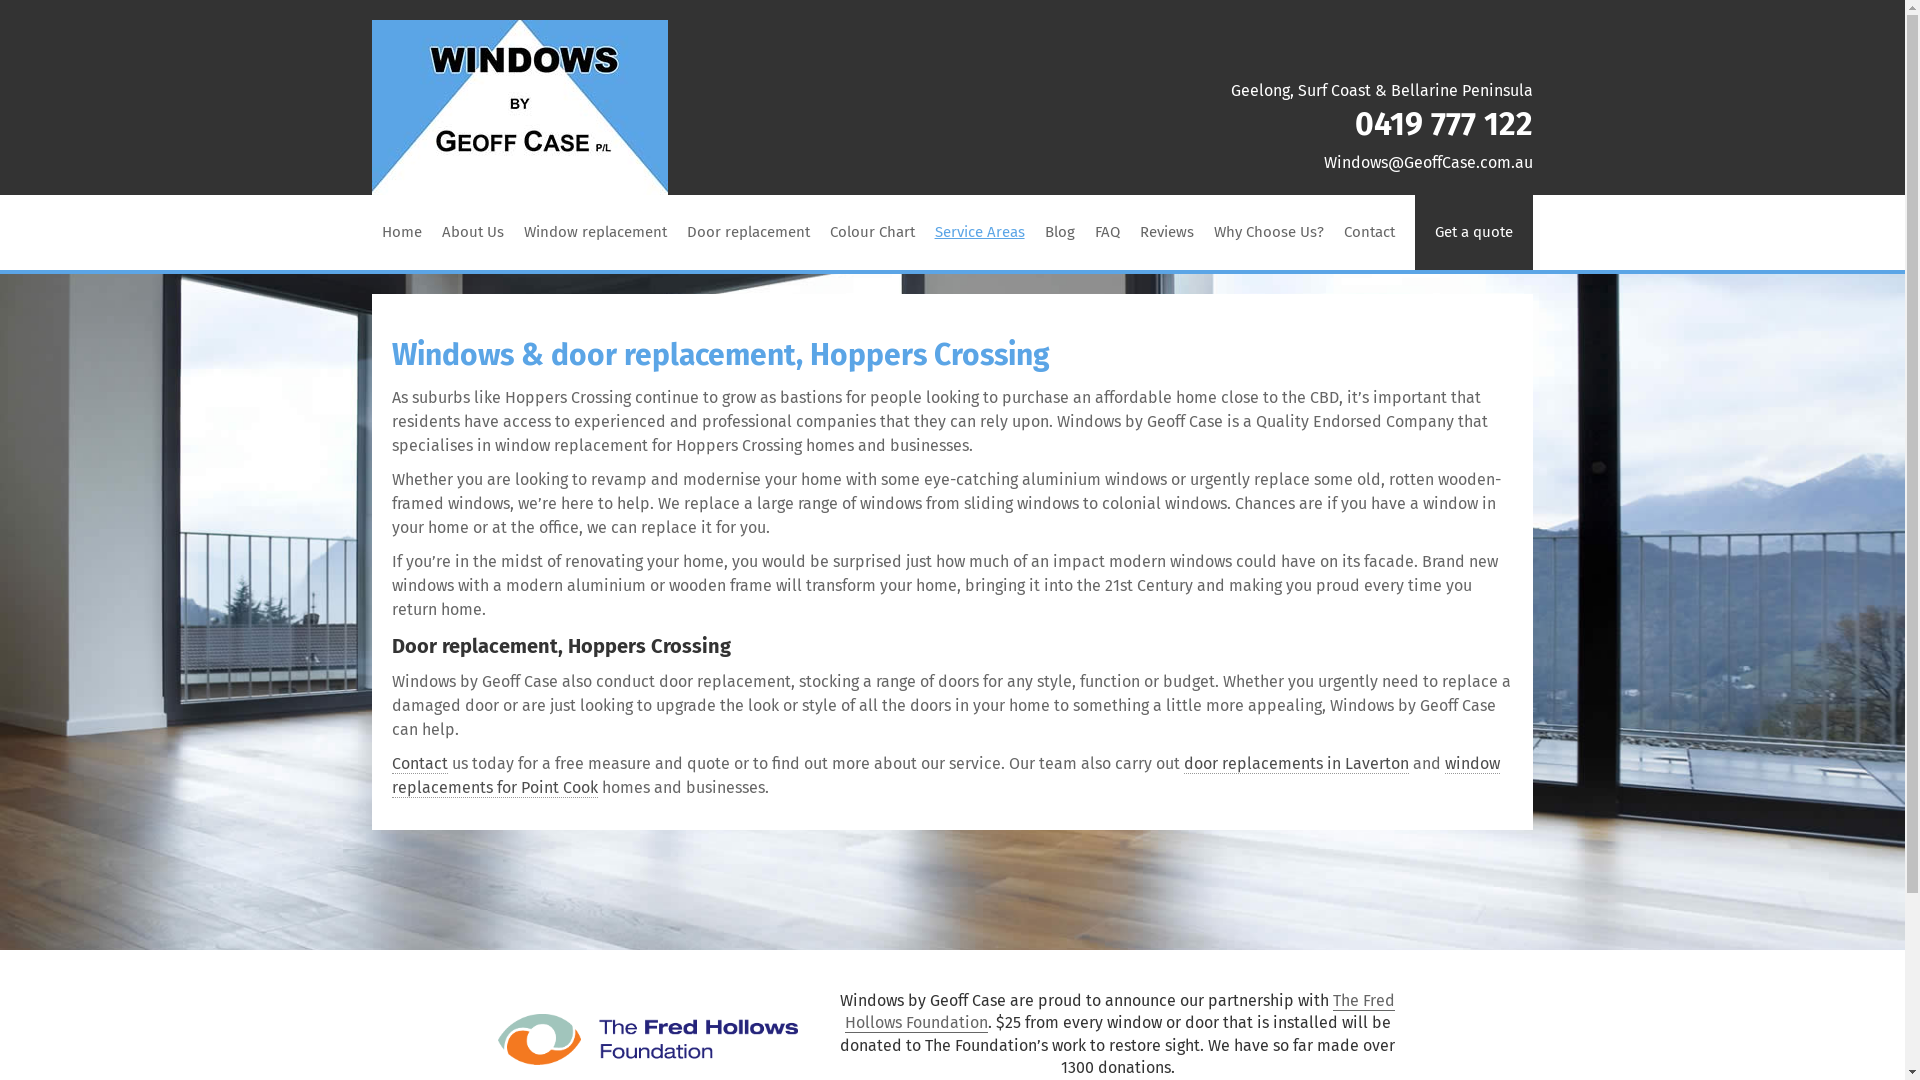  I want to click on 'door replacements in Laverton', so click(1296, 763).